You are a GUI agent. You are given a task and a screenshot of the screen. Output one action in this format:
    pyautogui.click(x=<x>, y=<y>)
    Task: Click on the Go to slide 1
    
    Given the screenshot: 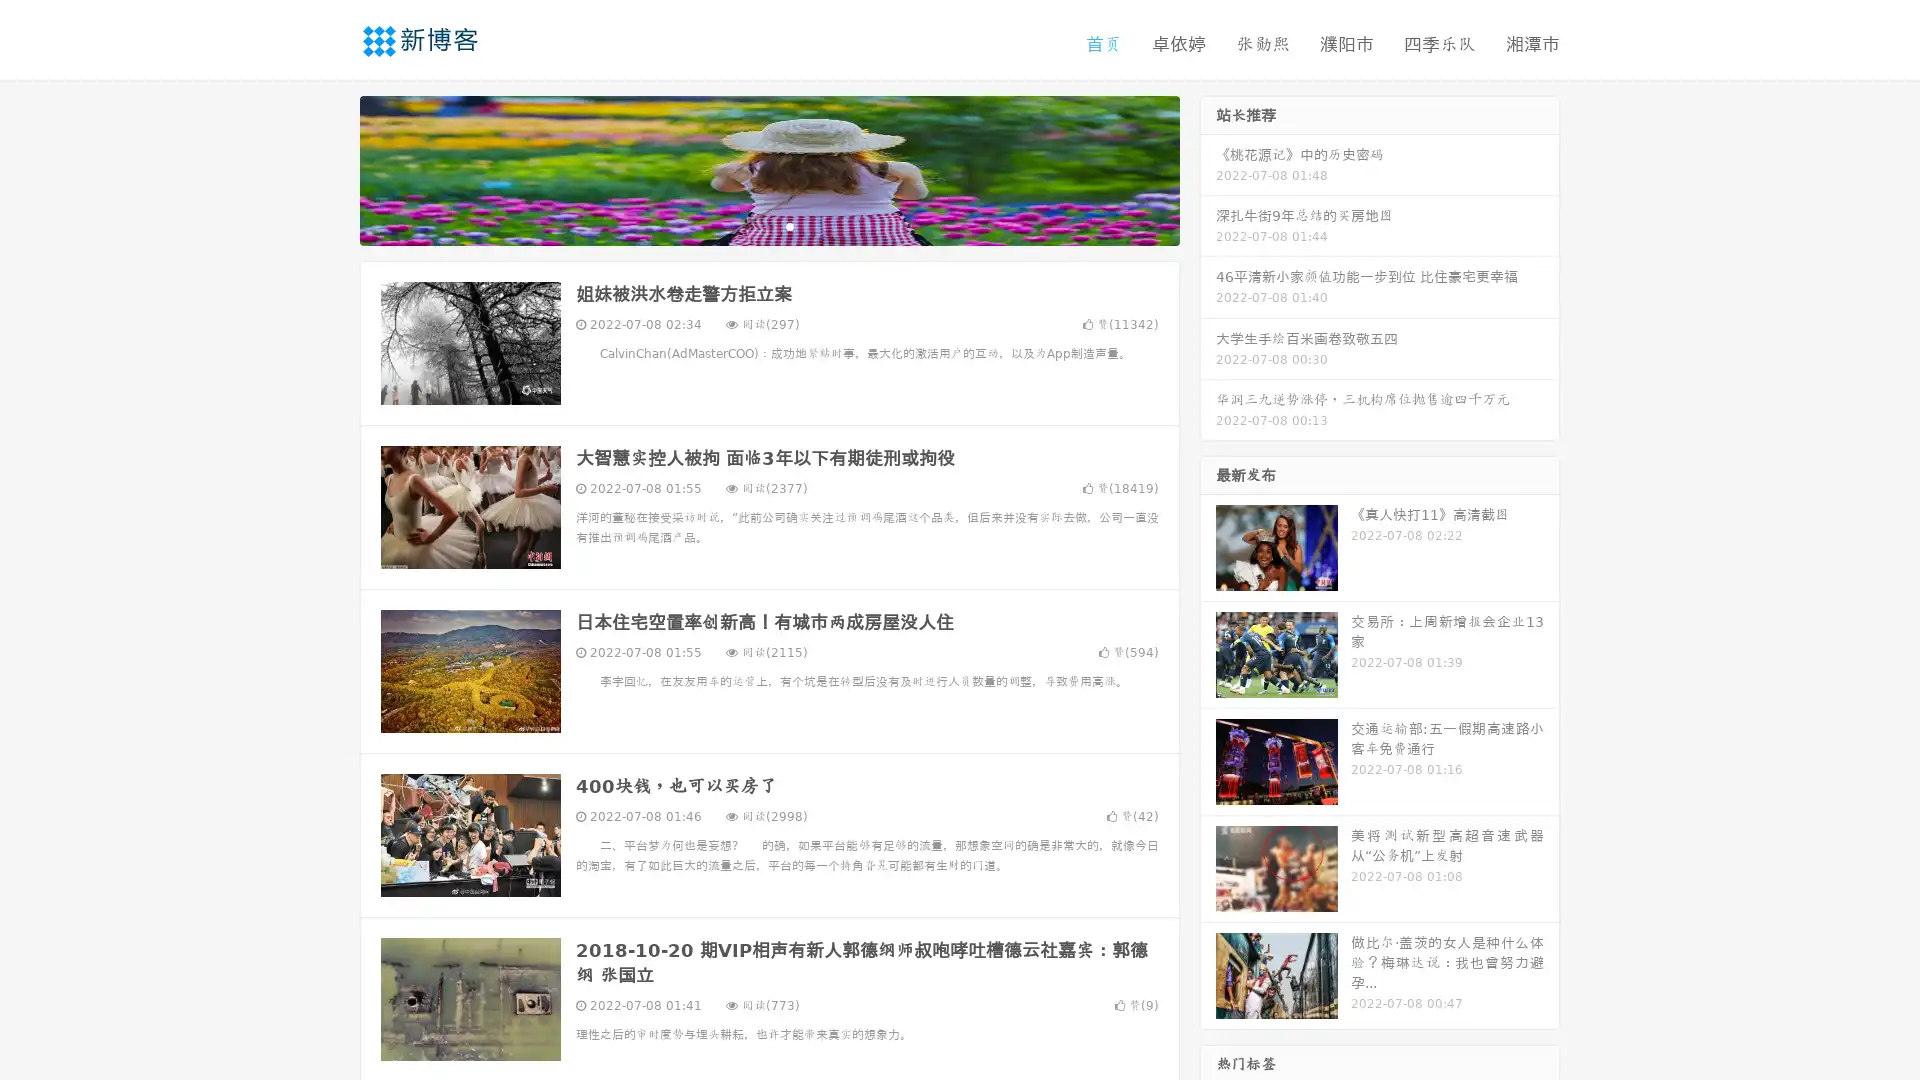 What is the action you would take?
    pyautogui.click(x=748, y=225)
    